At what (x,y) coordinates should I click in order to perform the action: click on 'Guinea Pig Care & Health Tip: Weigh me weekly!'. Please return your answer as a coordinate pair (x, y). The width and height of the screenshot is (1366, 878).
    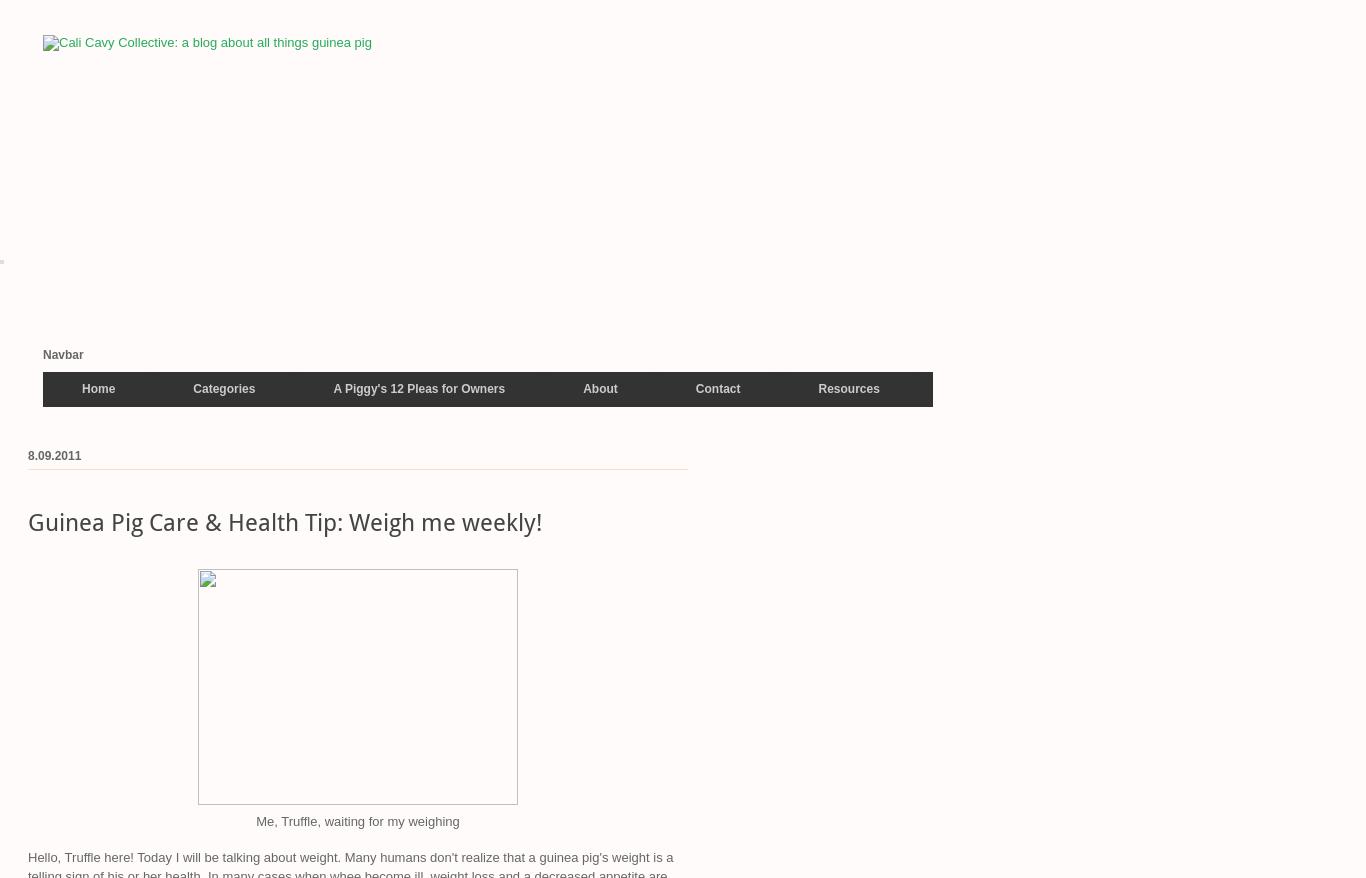
    Looking at the image, I should click on (28, 523).